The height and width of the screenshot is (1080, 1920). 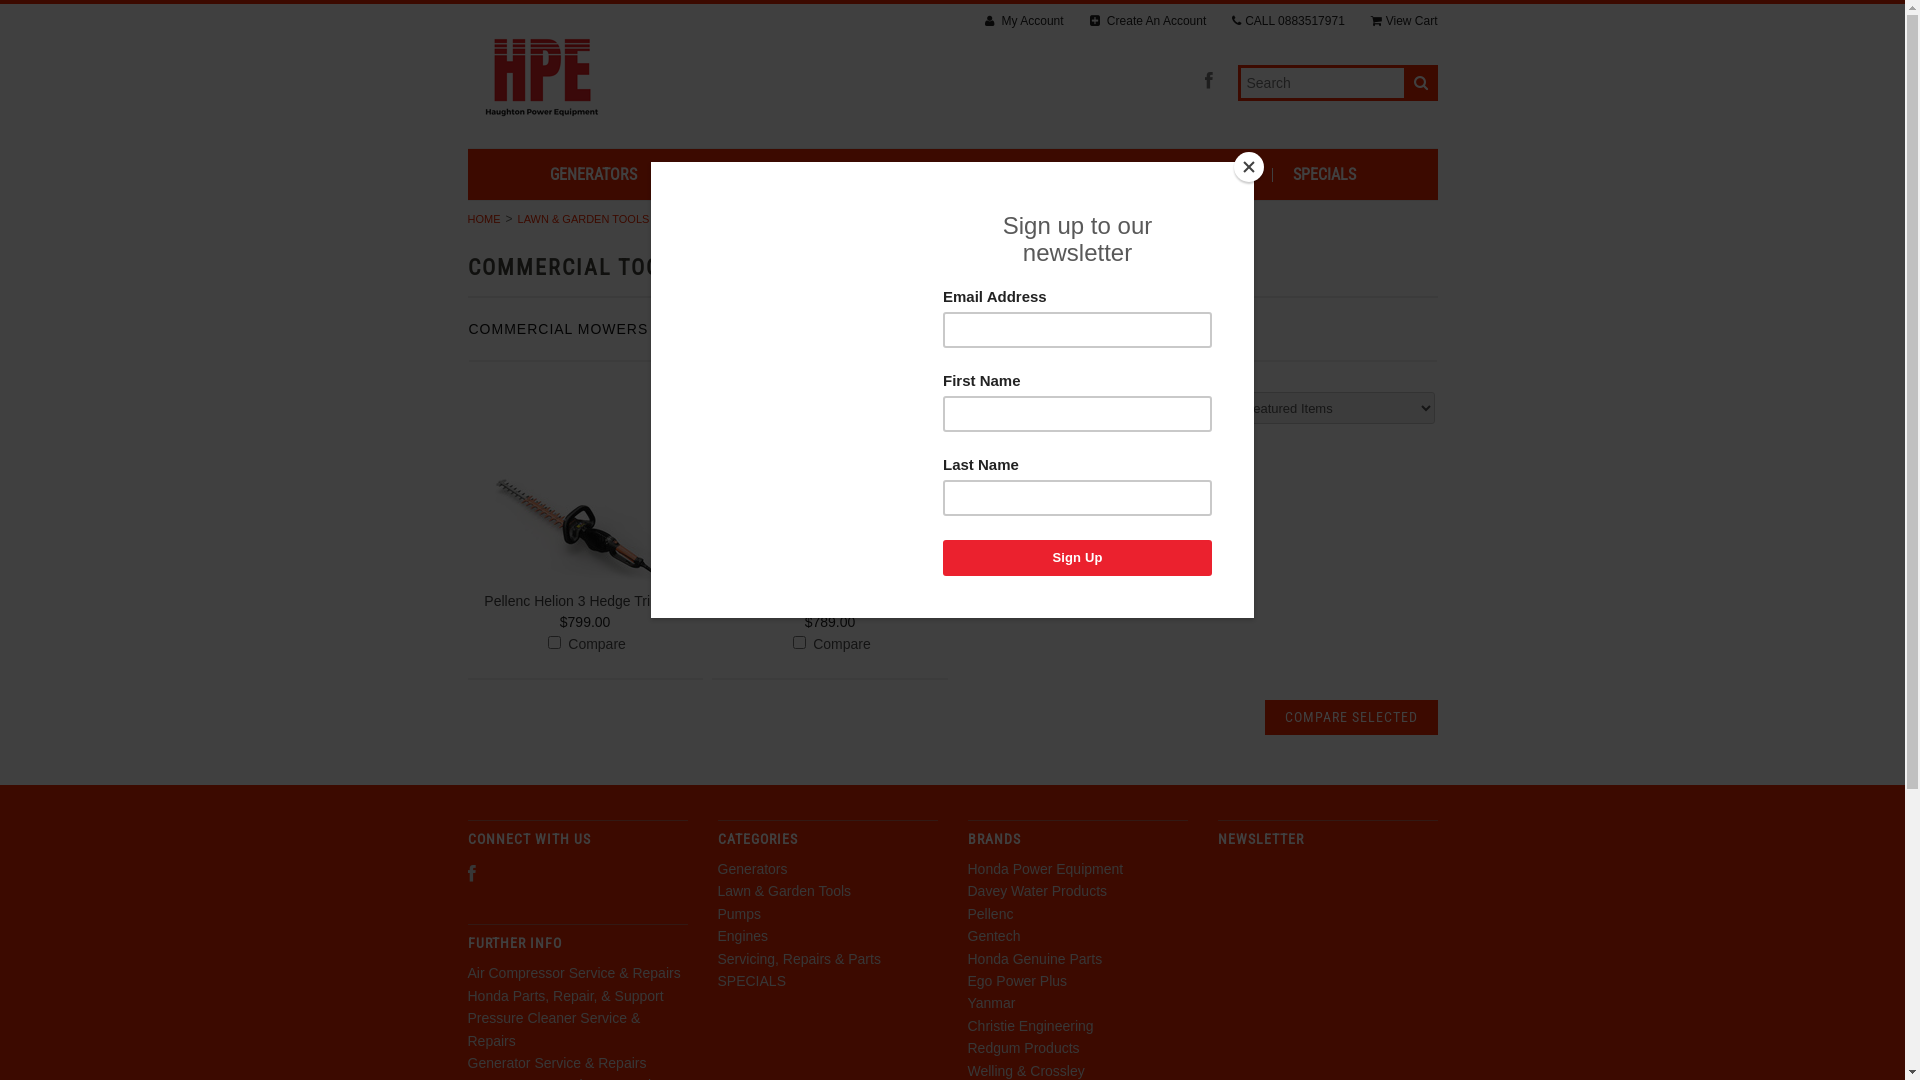 What do you see at coordinates (1023, 21) in the screenshot?
I see `'My Account'` at bounding box center [1023, 21].